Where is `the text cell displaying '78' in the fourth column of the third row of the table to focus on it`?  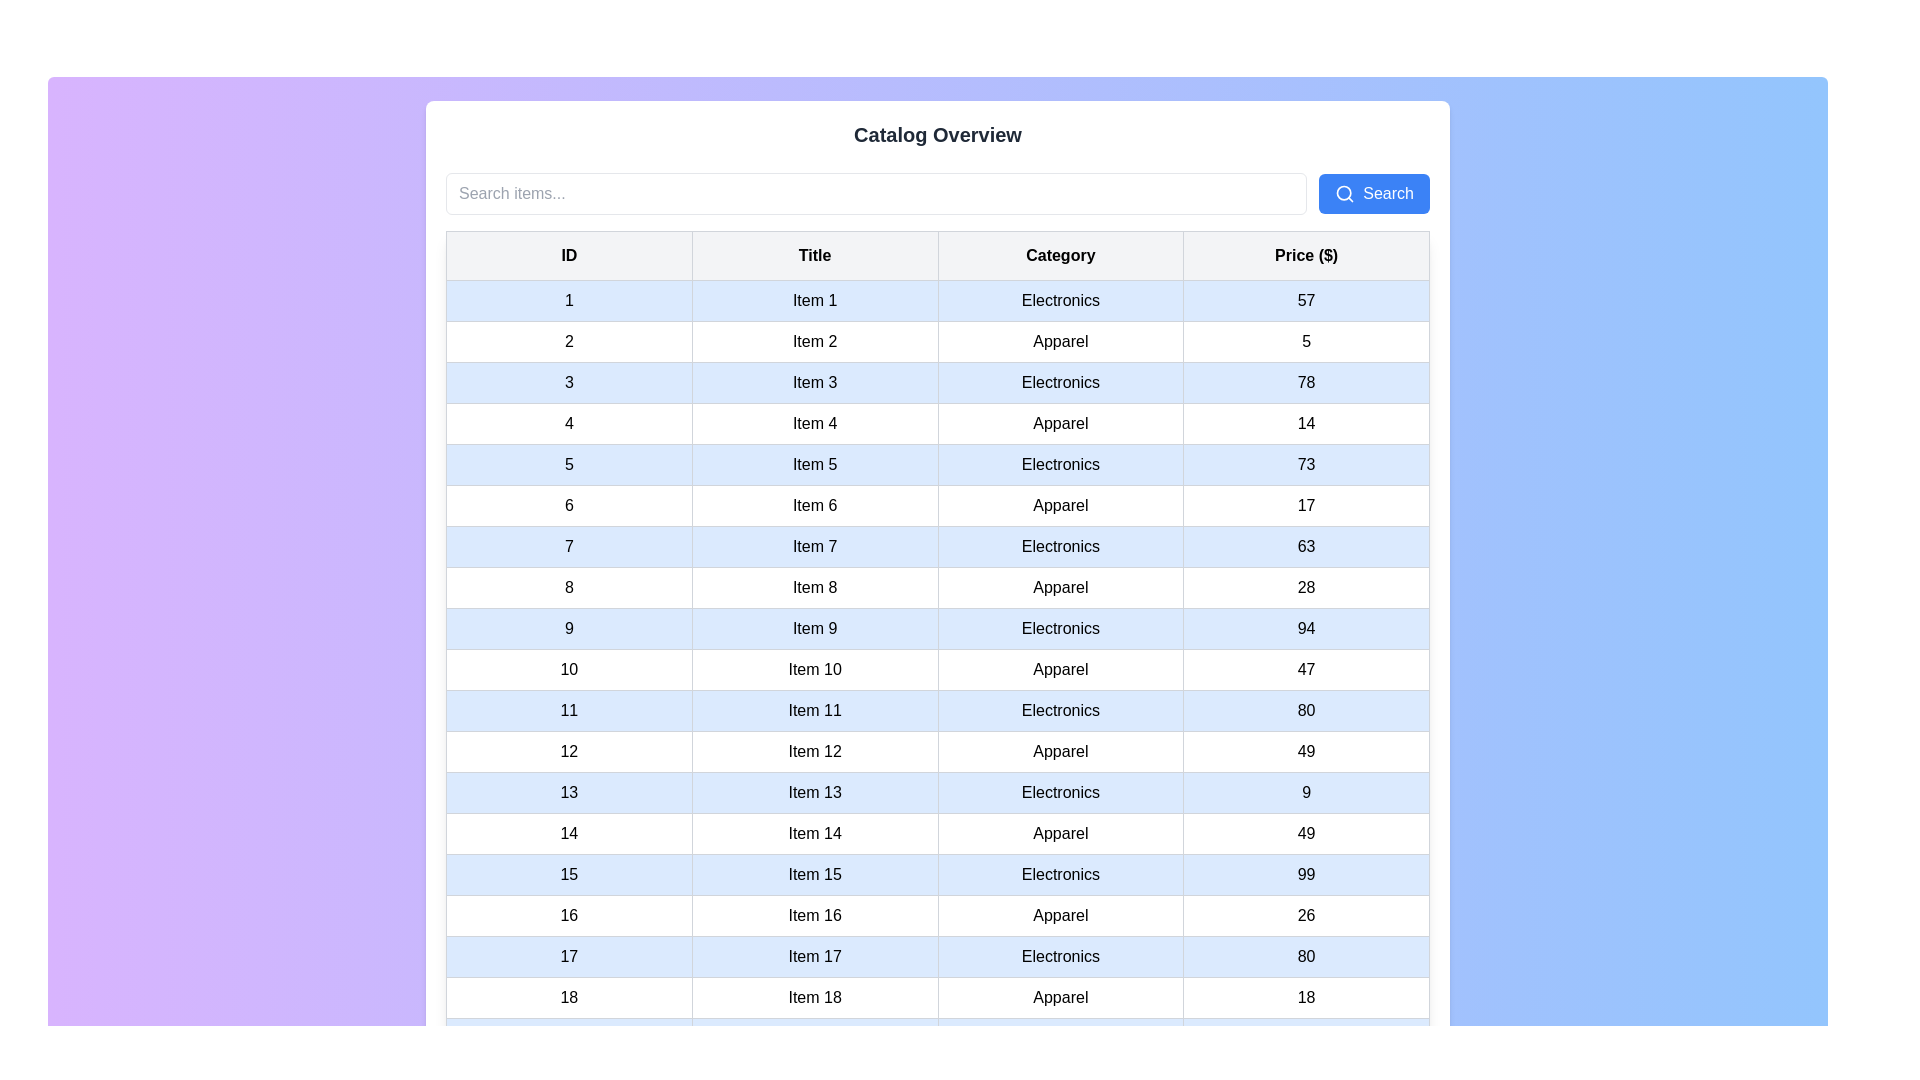 the text cell displaying '78' in the fourth column of the third row of the table to focus on it is located at coordinates (1306, 382).